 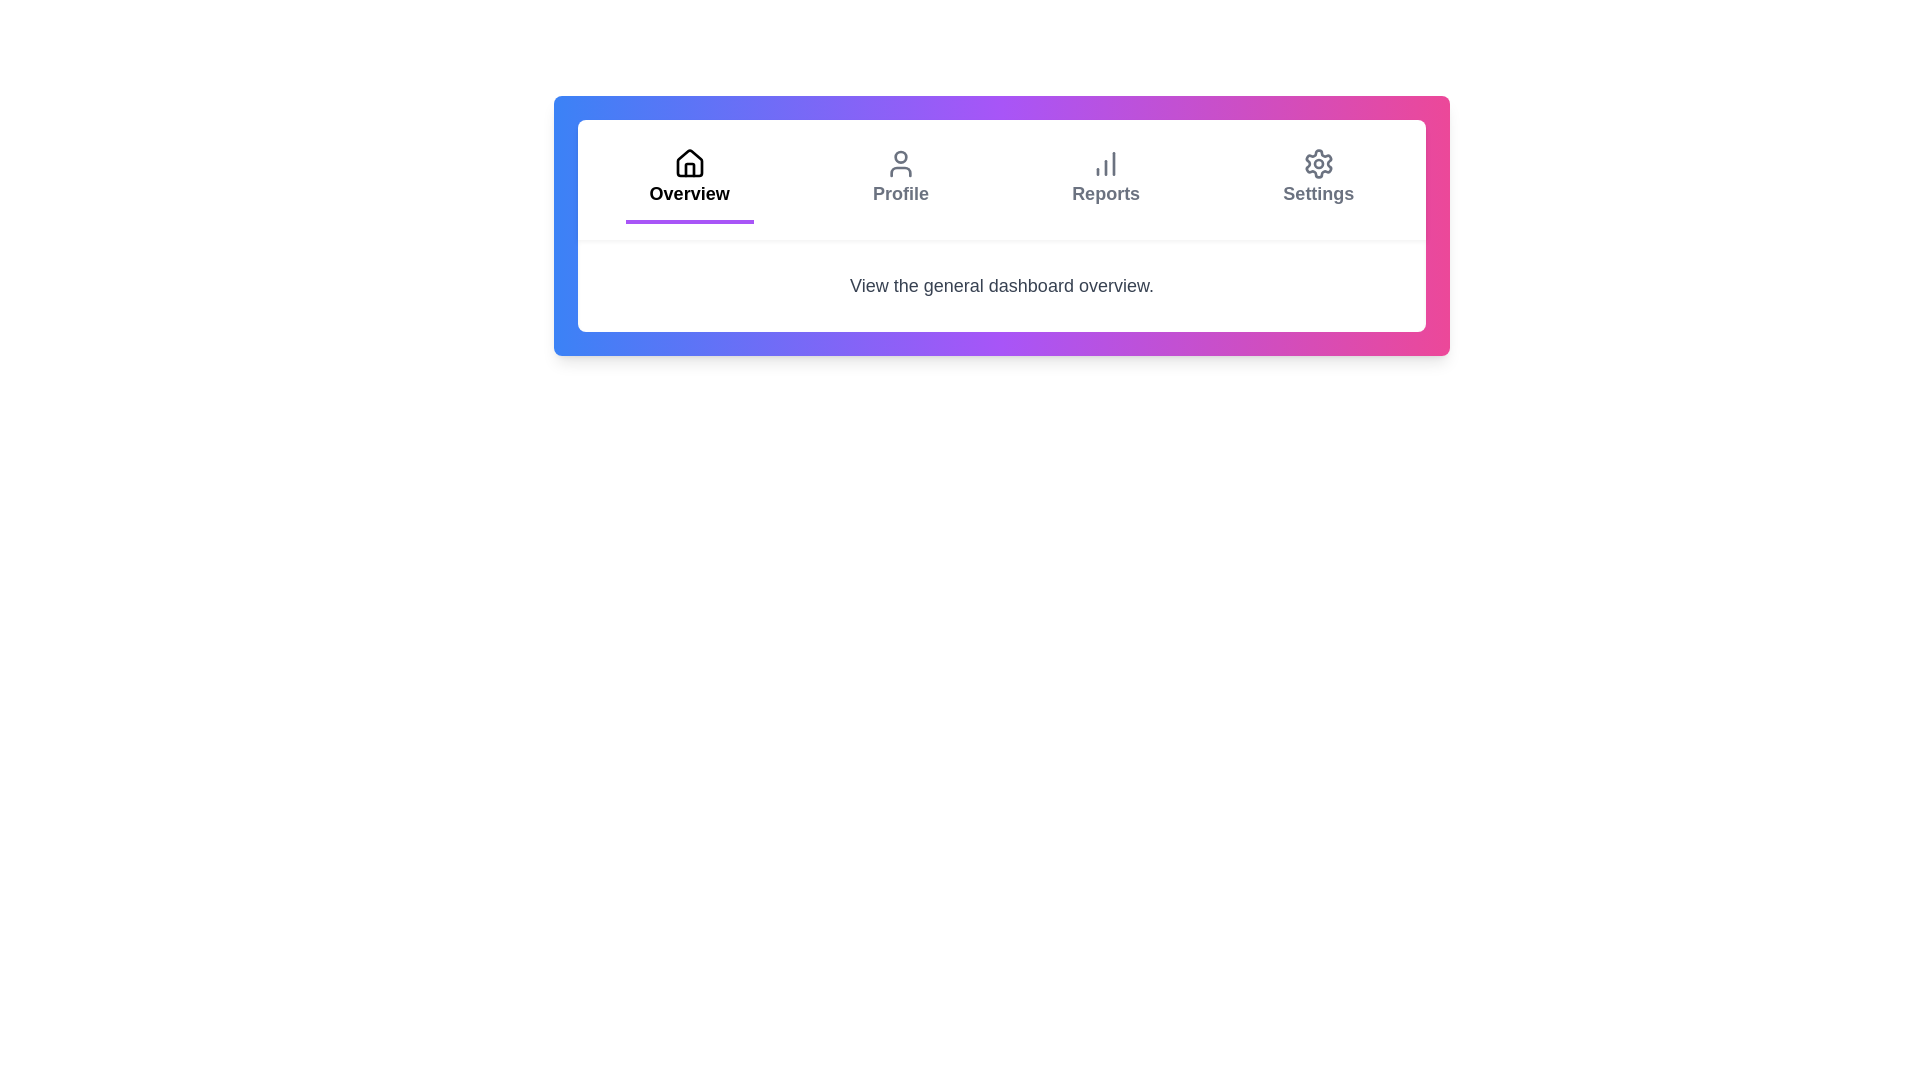 I want to click on the 'Profile' text label, which is displayed in gray font and positioned below the user profile icon in the tab navigation bar, so click(x=899, y=193).